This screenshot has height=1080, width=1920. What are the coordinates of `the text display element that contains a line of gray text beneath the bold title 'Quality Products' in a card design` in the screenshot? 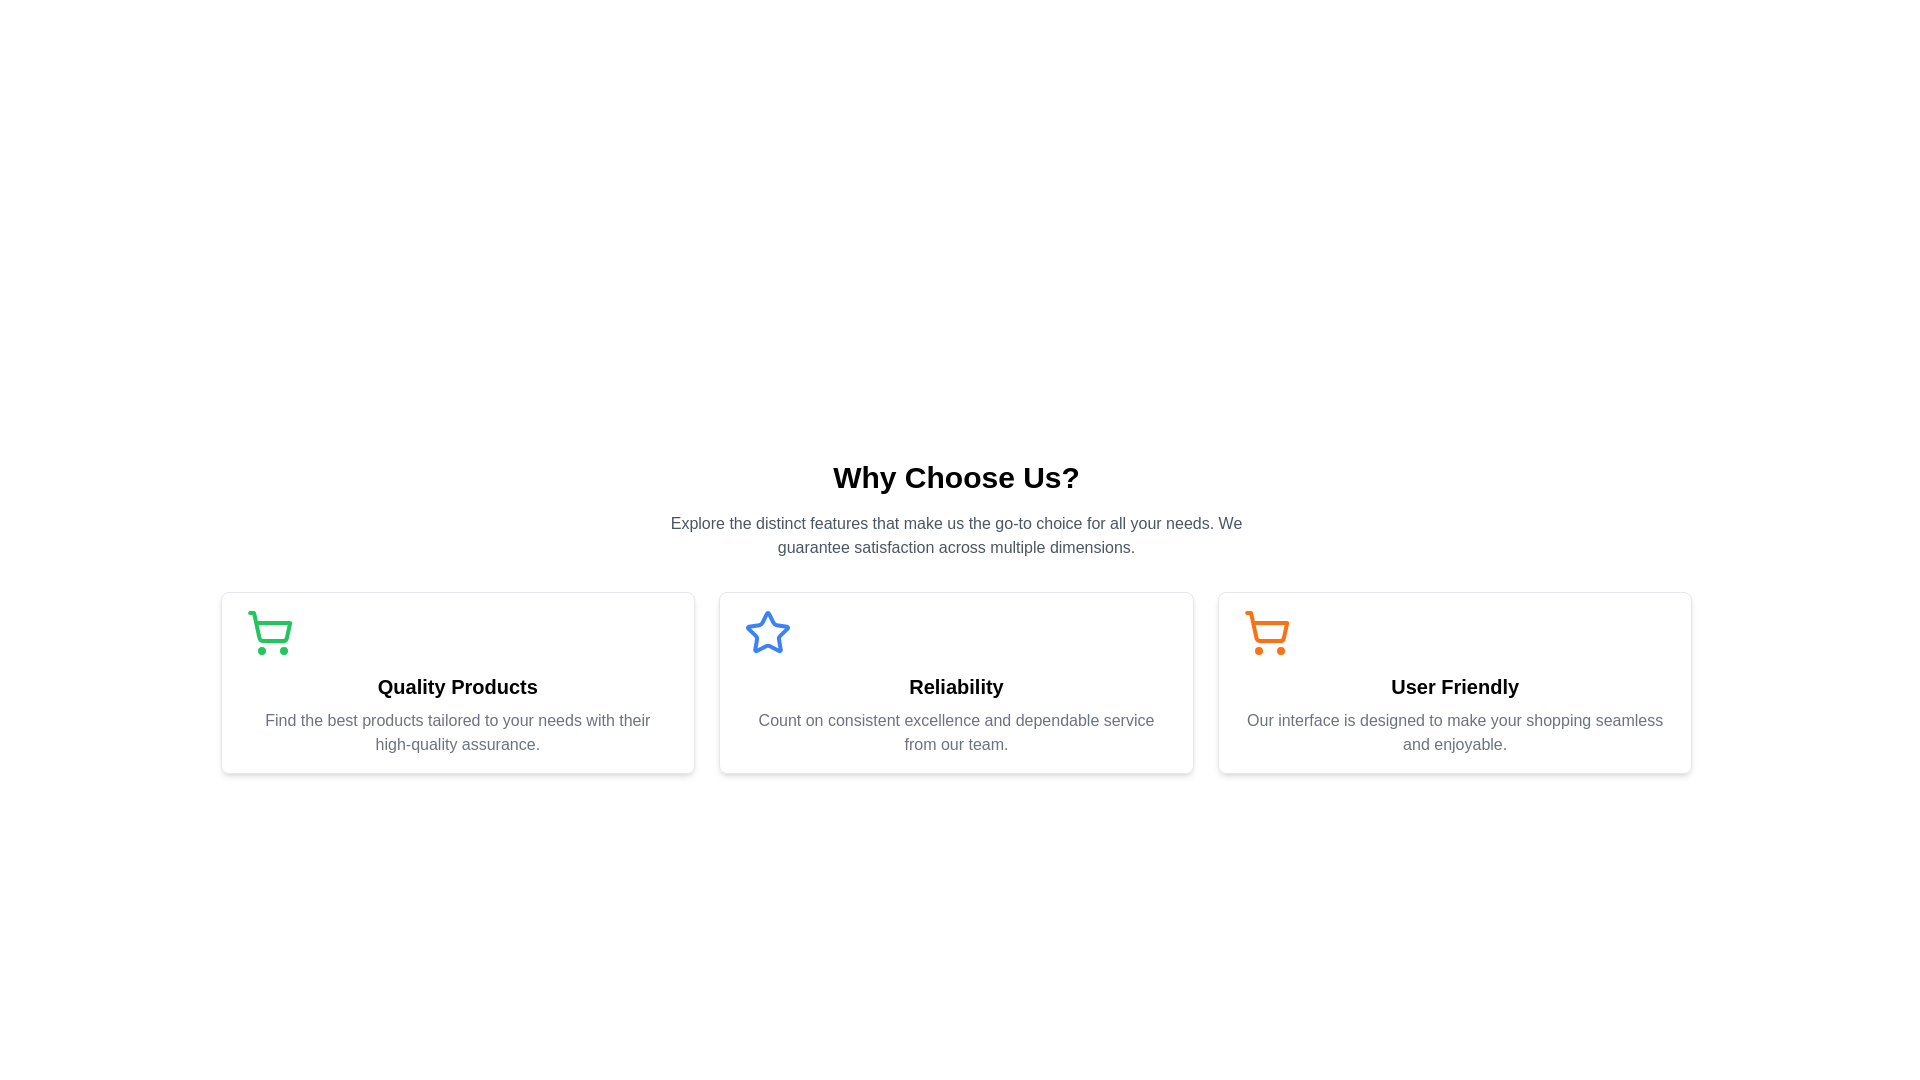 It's located at (456, 732).